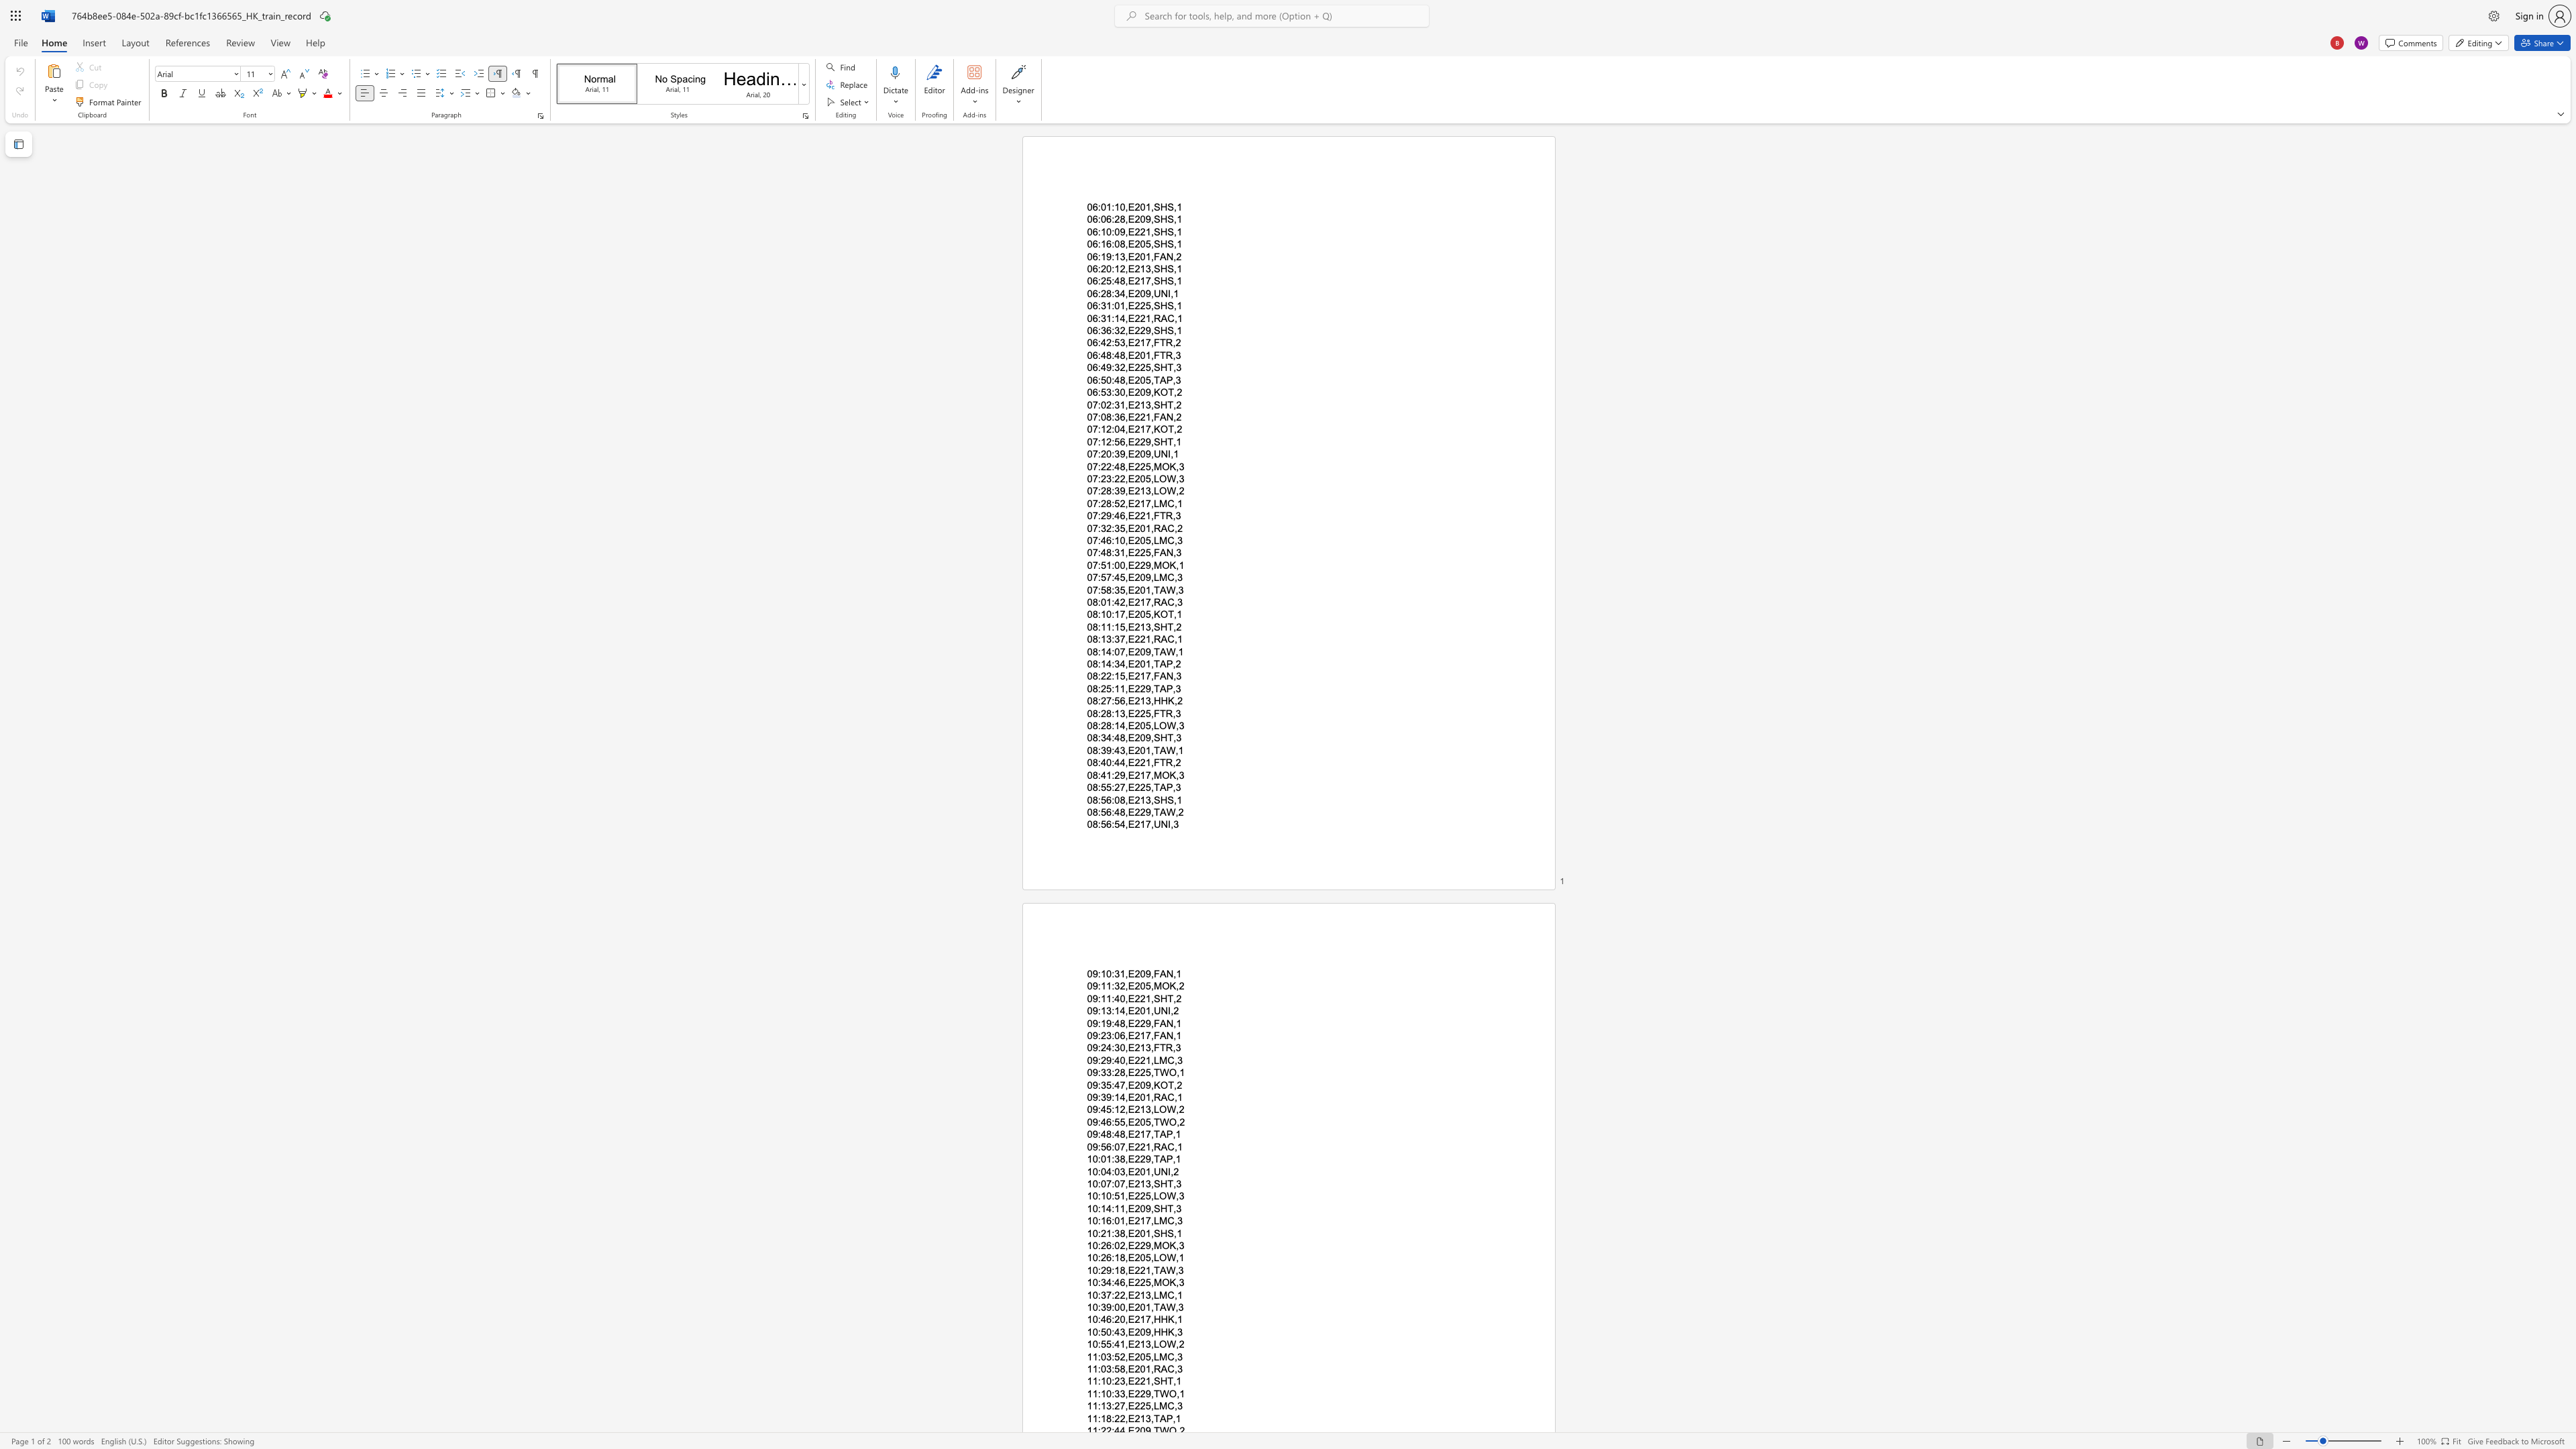  I want to click on the space between the continuous character "9" and "," in the text, so click(1149, 578).